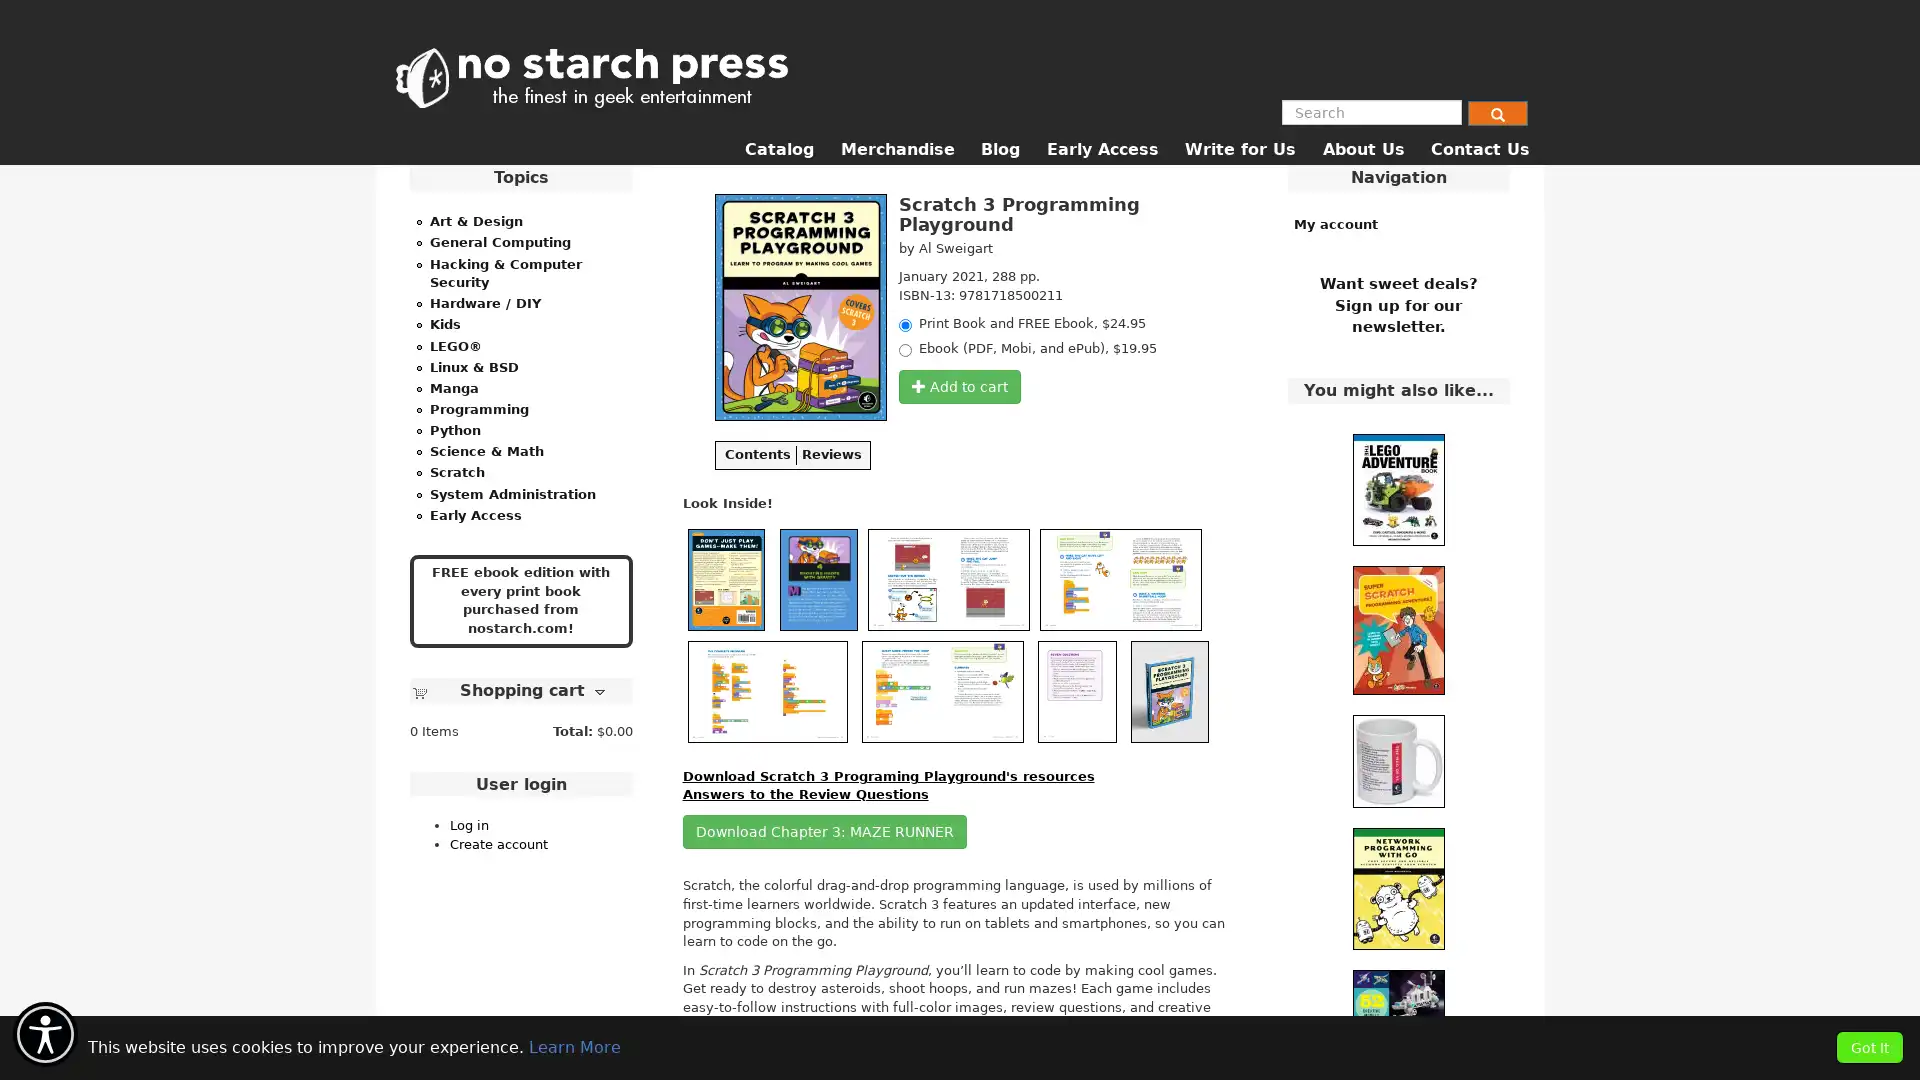  What do you see at coordinates (958, 386) in the screenshot?
I see `Add to cart` at bounding box center [958, 386].